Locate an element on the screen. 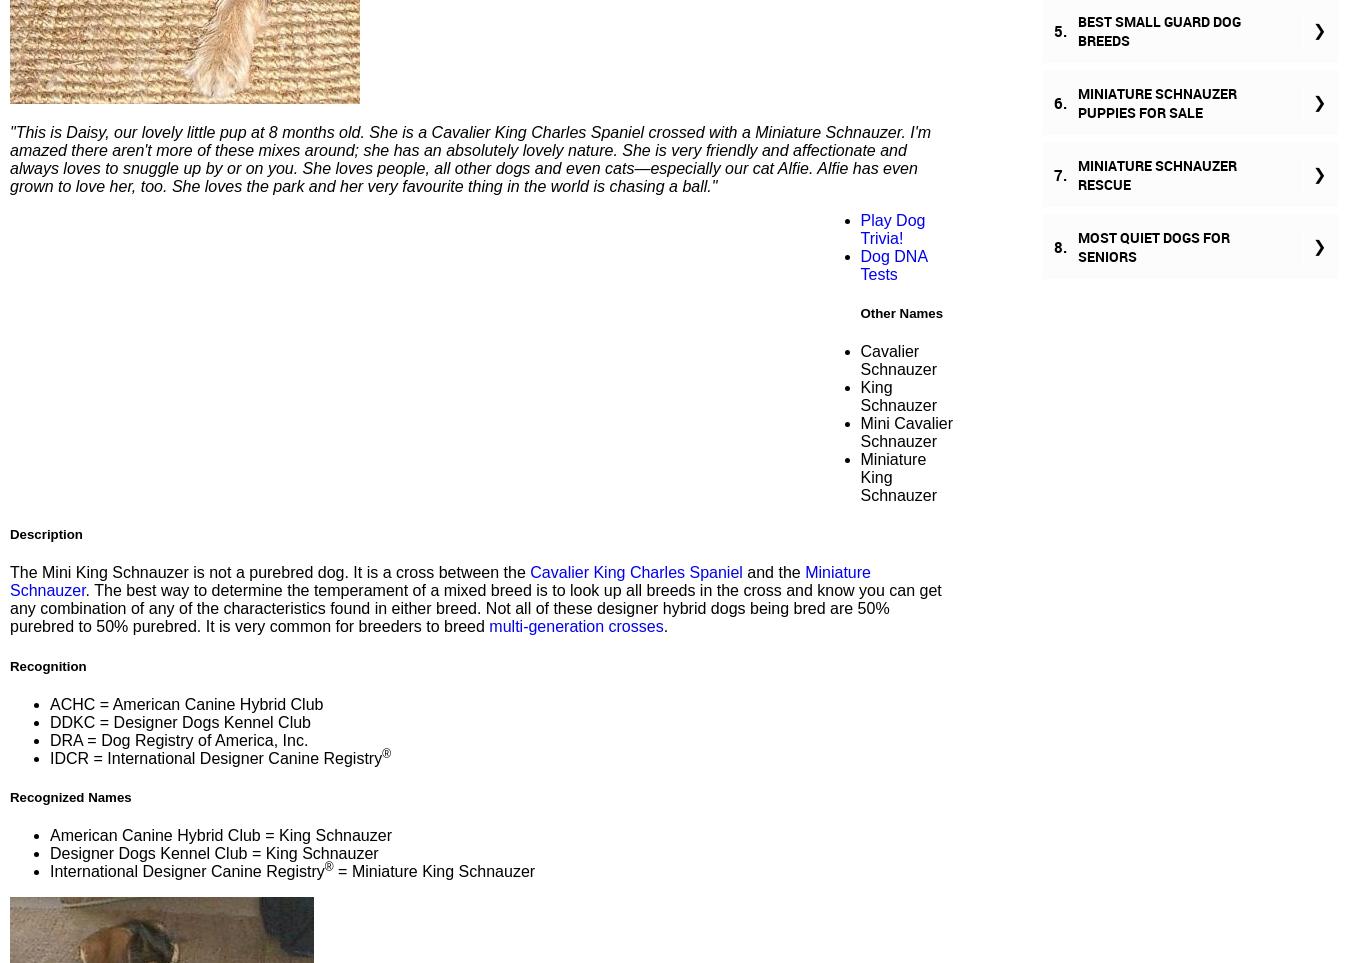  'ACHC = American Canine Hybrid Club' is located at coordinates (186, 702).